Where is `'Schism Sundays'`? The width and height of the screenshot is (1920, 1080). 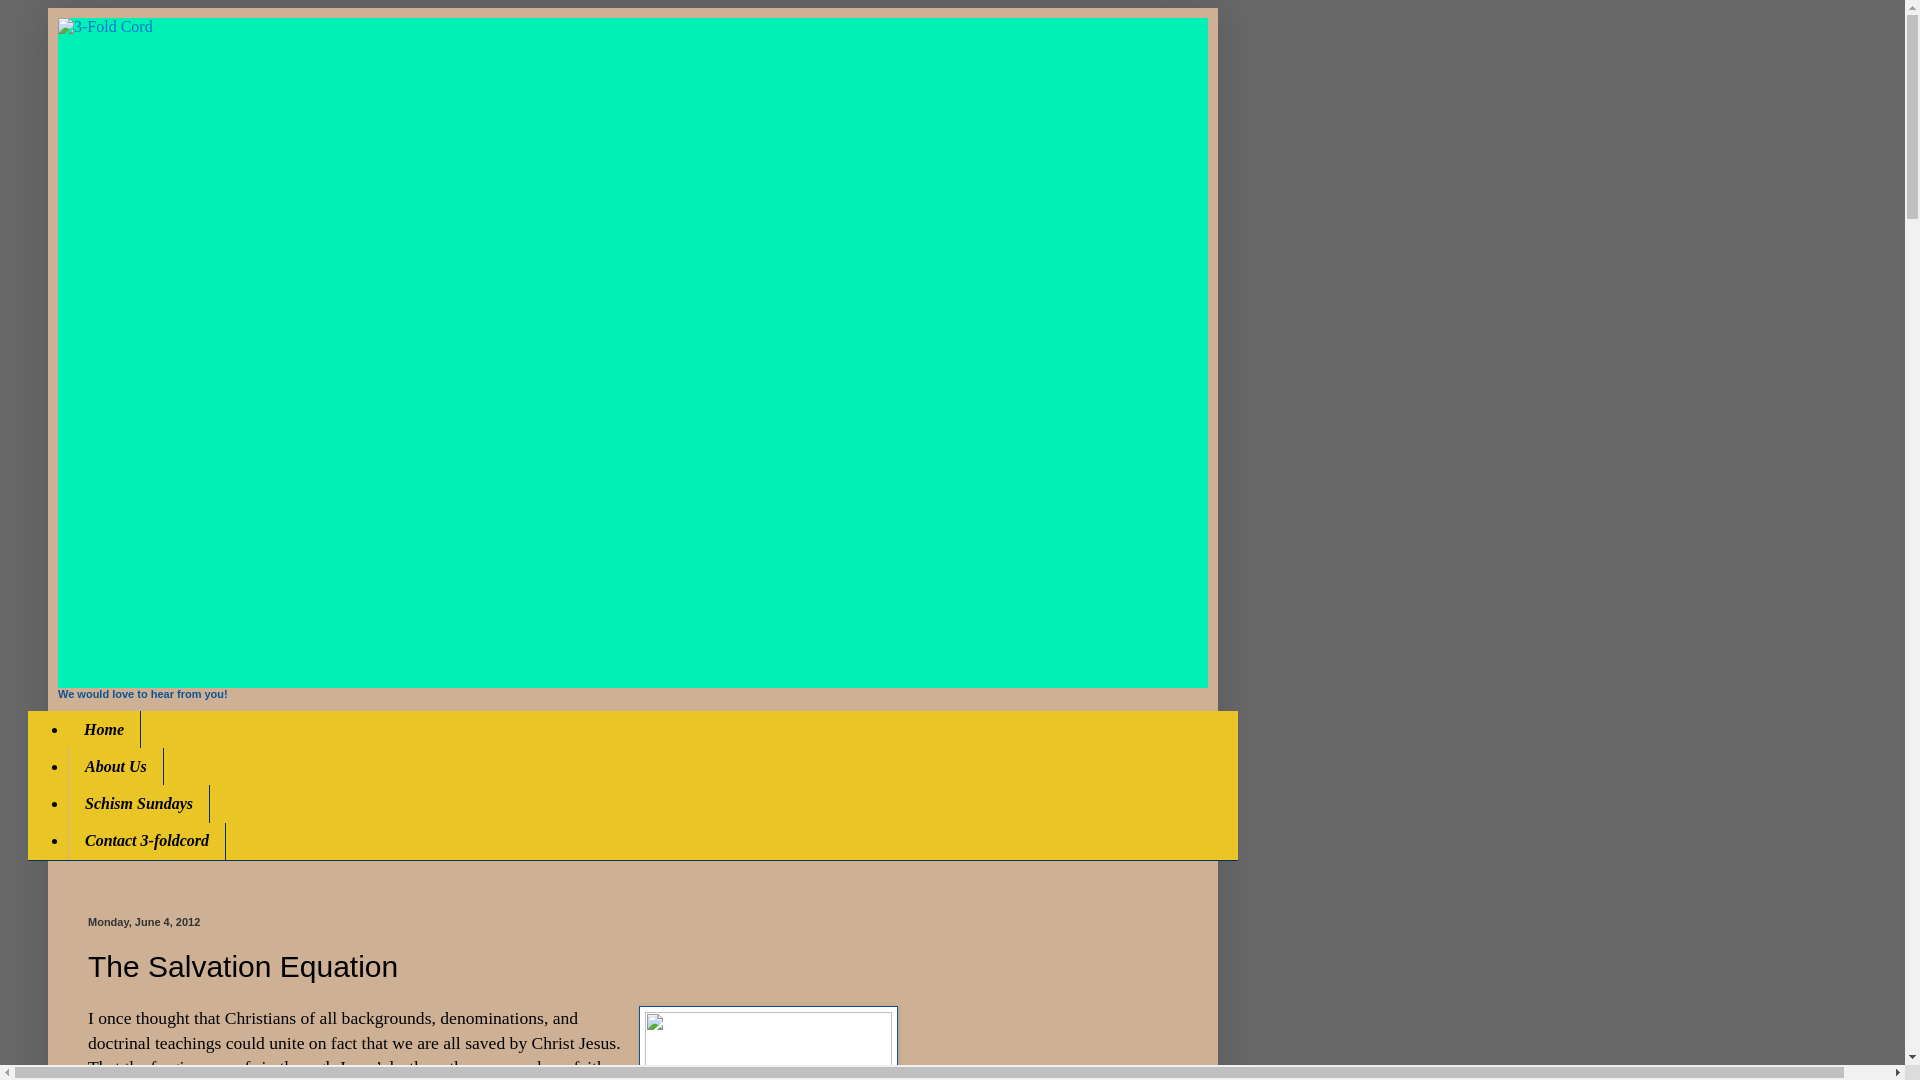
'Schism Sundays' is located at coordinates (138, 802).